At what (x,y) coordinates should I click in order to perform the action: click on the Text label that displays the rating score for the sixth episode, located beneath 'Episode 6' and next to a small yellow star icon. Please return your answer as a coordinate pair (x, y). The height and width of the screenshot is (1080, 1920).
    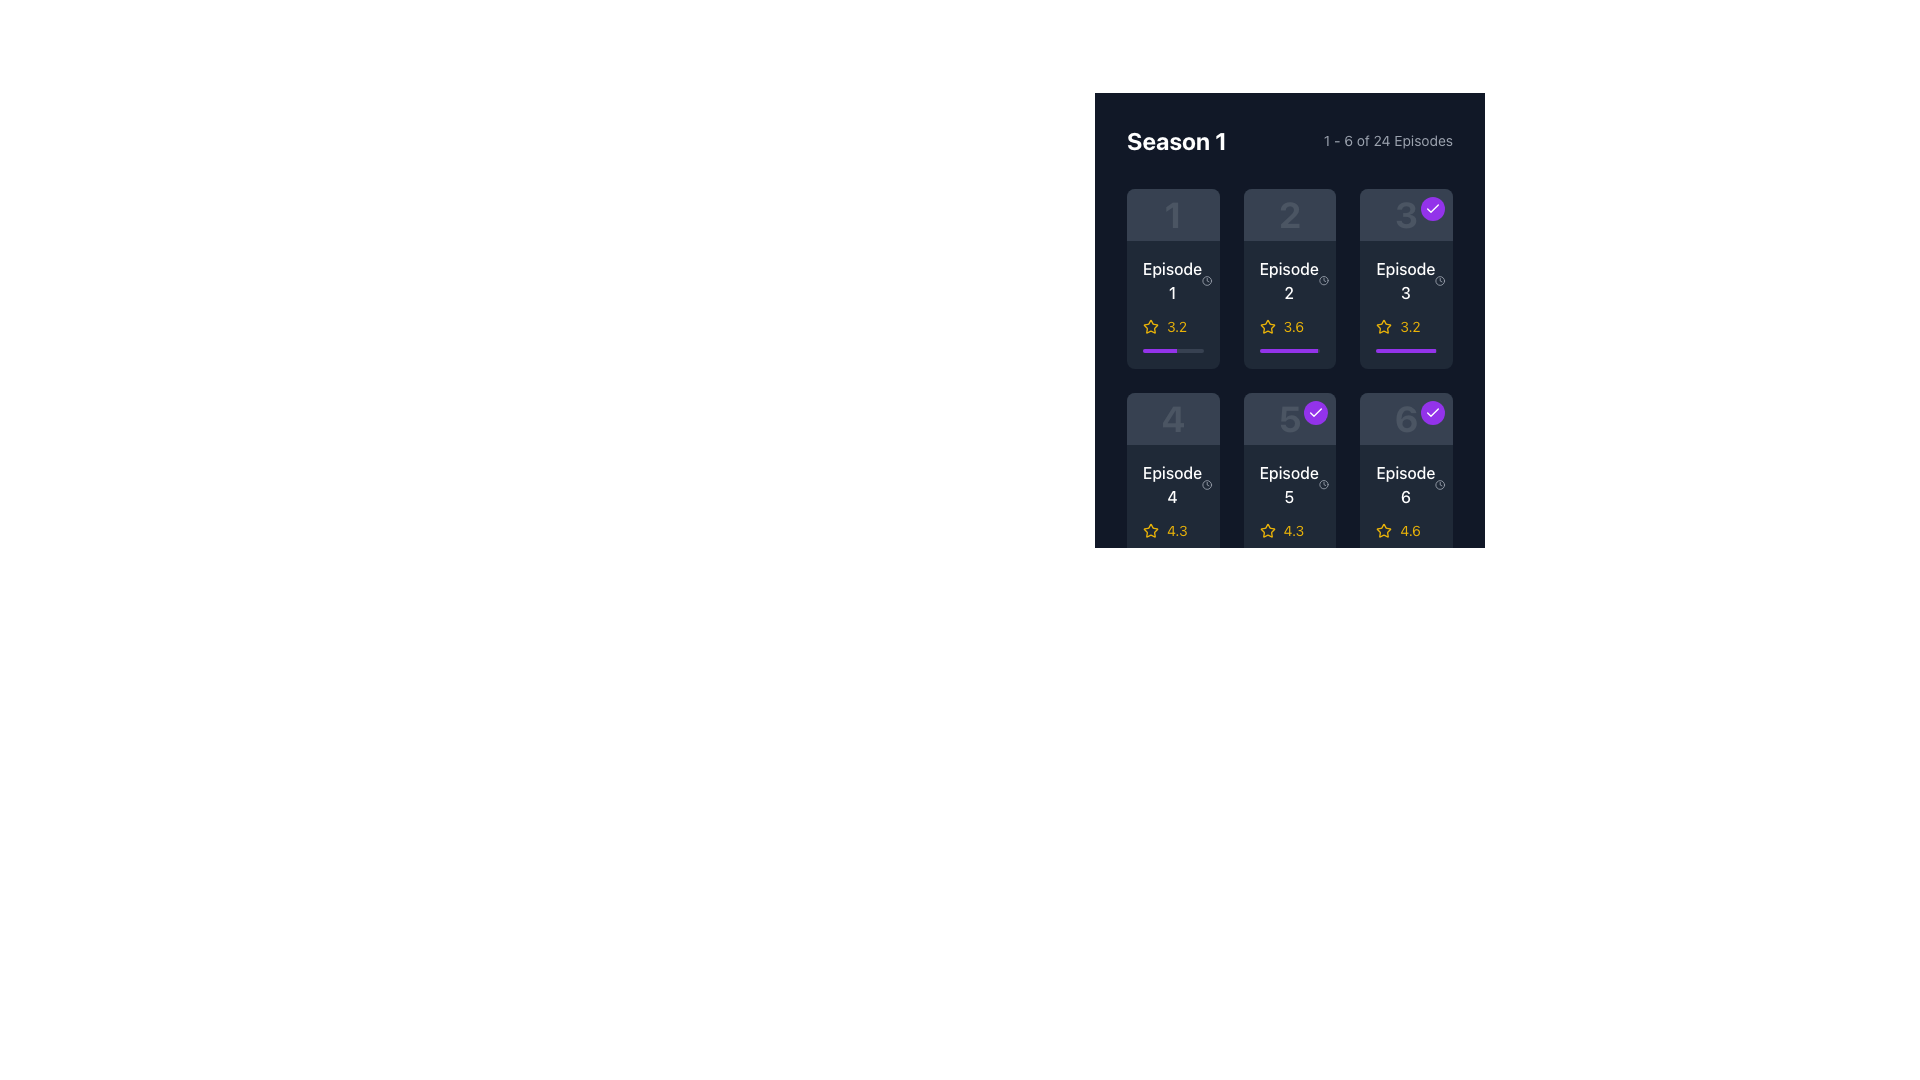
    Looking at the image, I should click on (1409, 530).